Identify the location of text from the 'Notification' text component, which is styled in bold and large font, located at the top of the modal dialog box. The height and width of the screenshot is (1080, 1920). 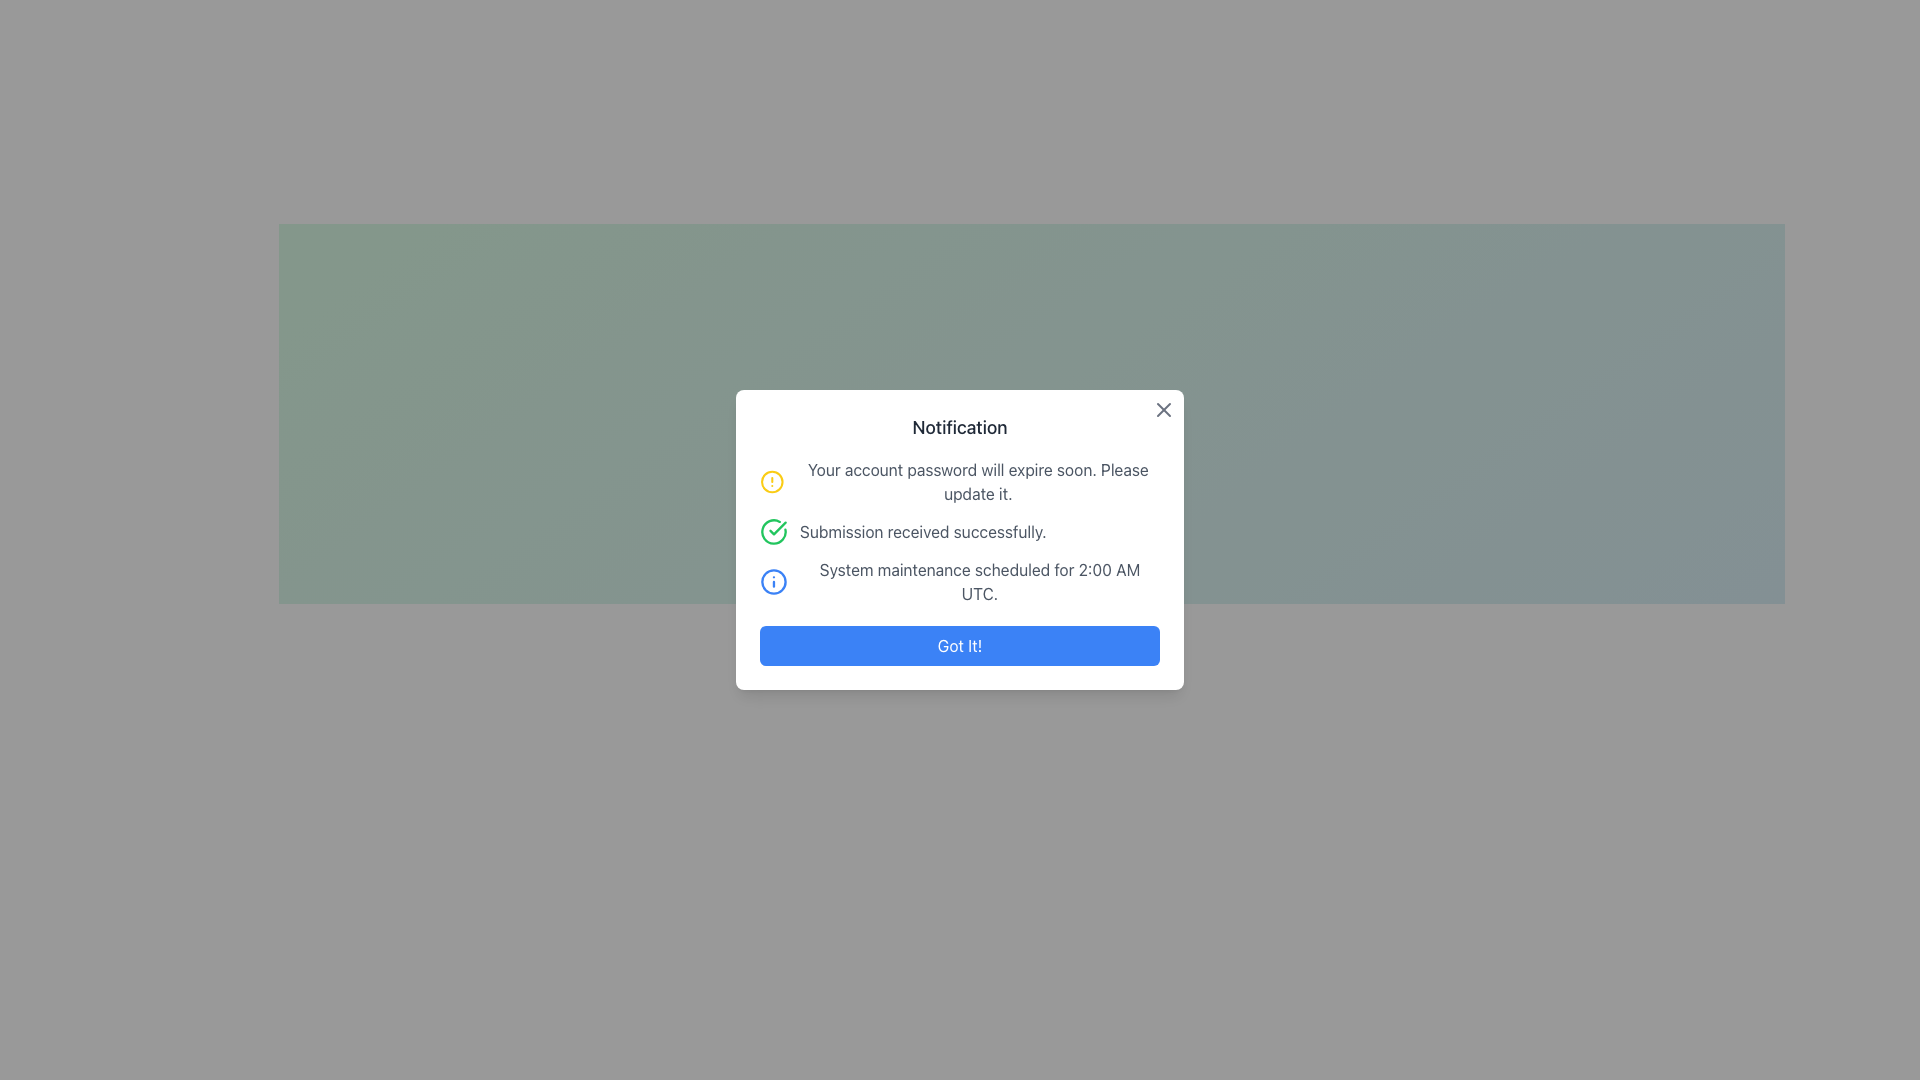
(960, 427).